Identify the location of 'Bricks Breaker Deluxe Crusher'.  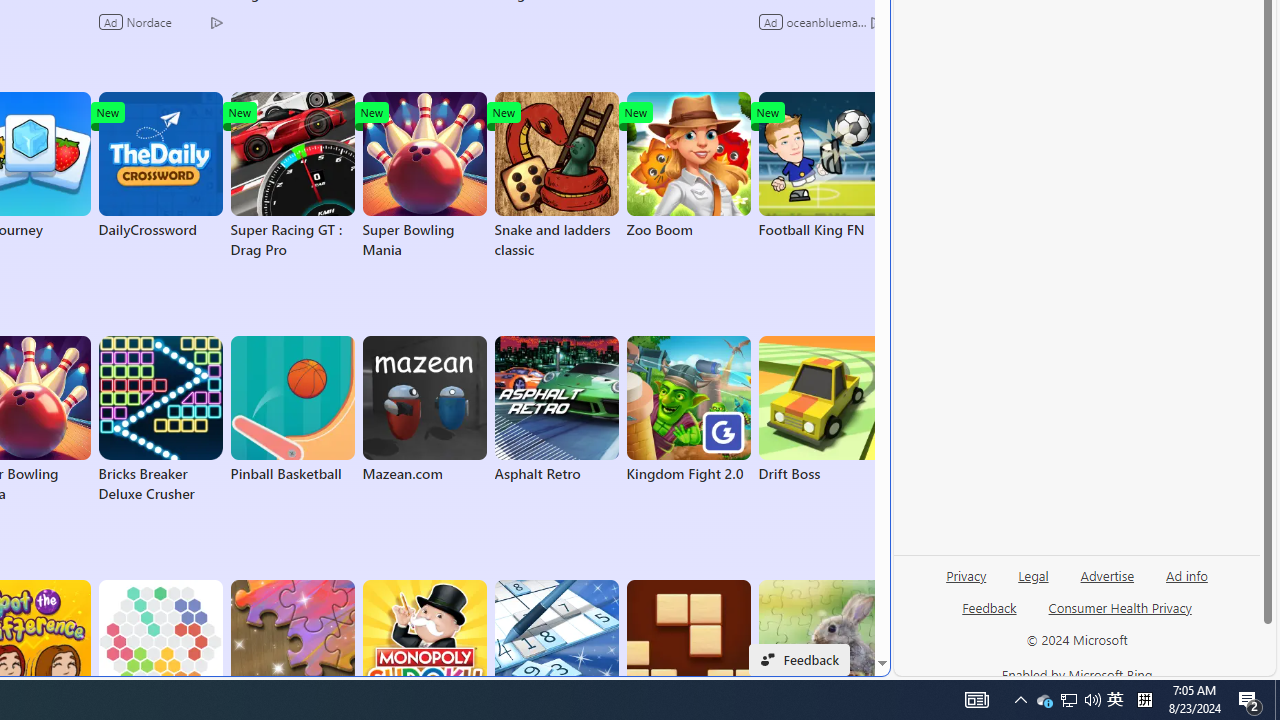
(160, 419).